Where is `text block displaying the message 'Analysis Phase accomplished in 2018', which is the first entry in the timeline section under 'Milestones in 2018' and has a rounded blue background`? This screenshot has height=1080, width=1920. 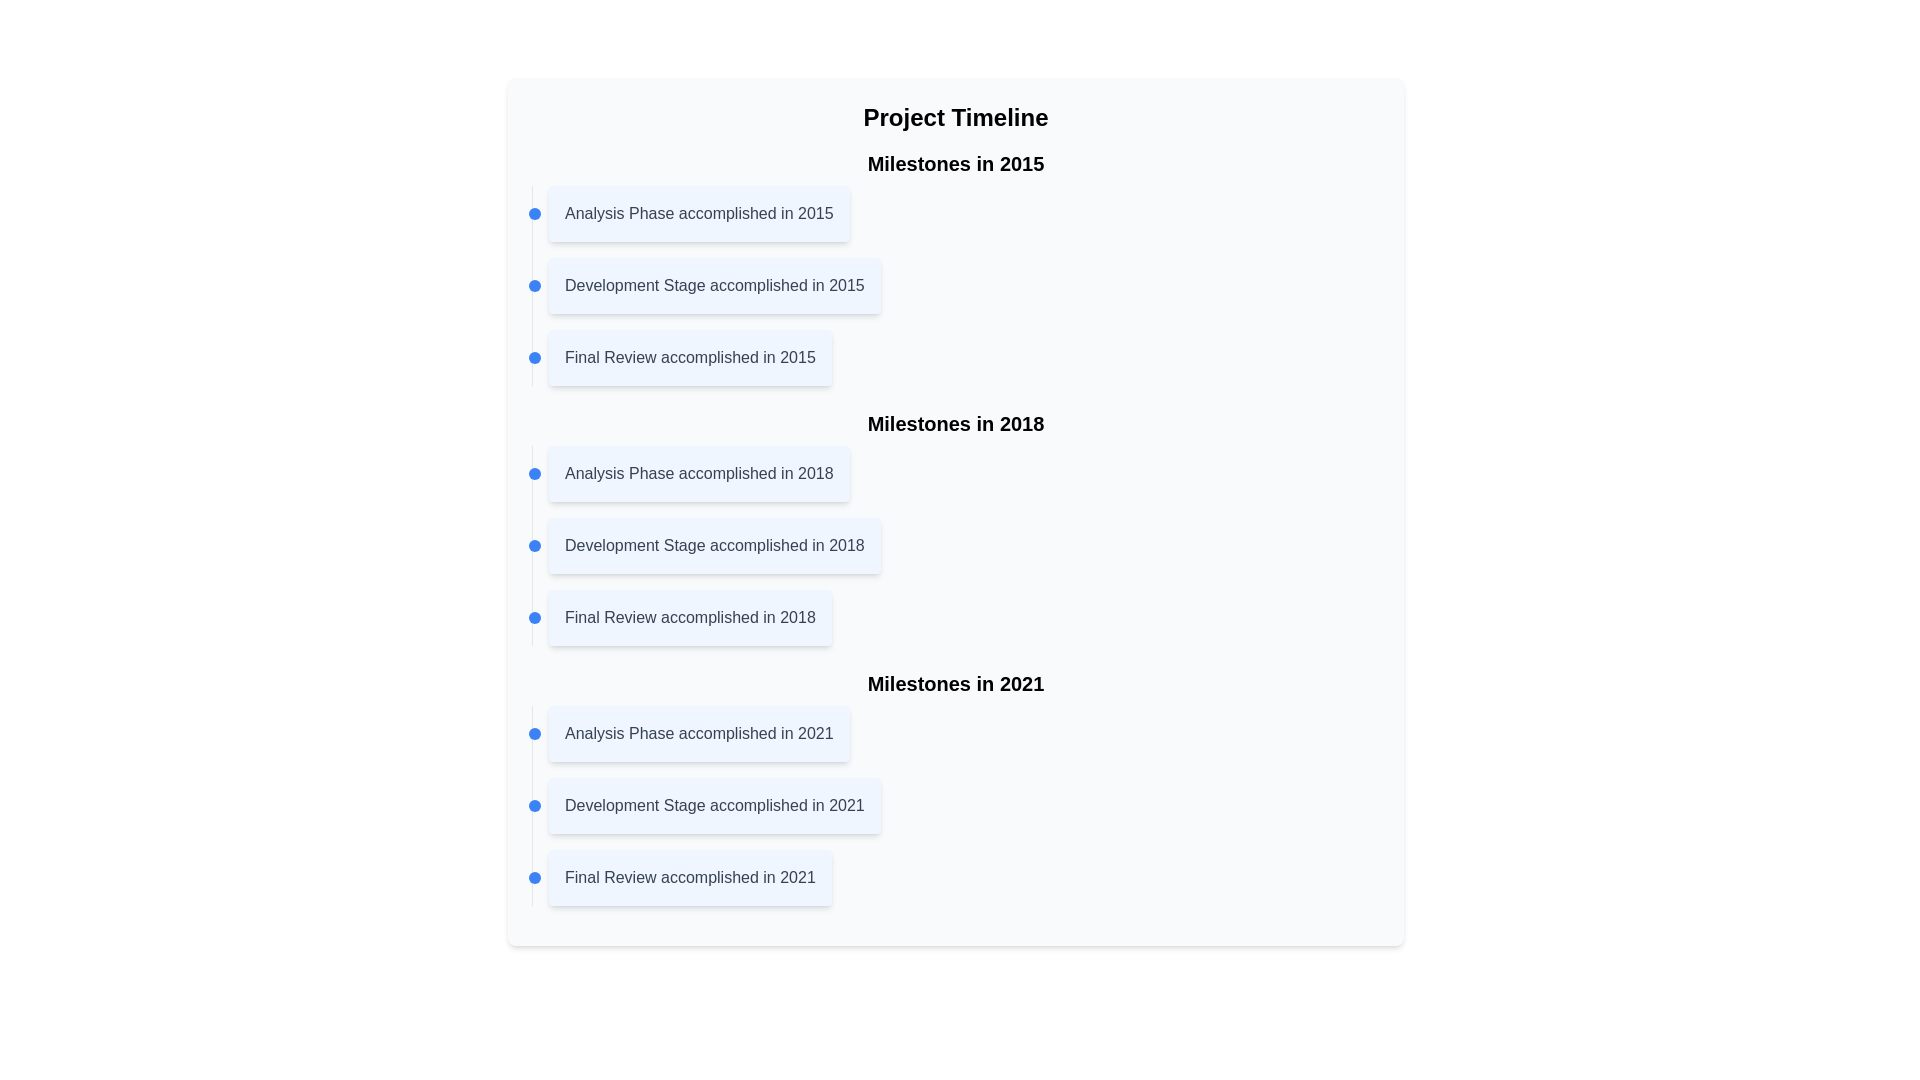 text block displaying the message 'Analysis Phase accomplished in 2018', which is the first entry in the timeline section under 'Milestones in 2018' and has a rounded blue background is located at coordinates (699, 474).